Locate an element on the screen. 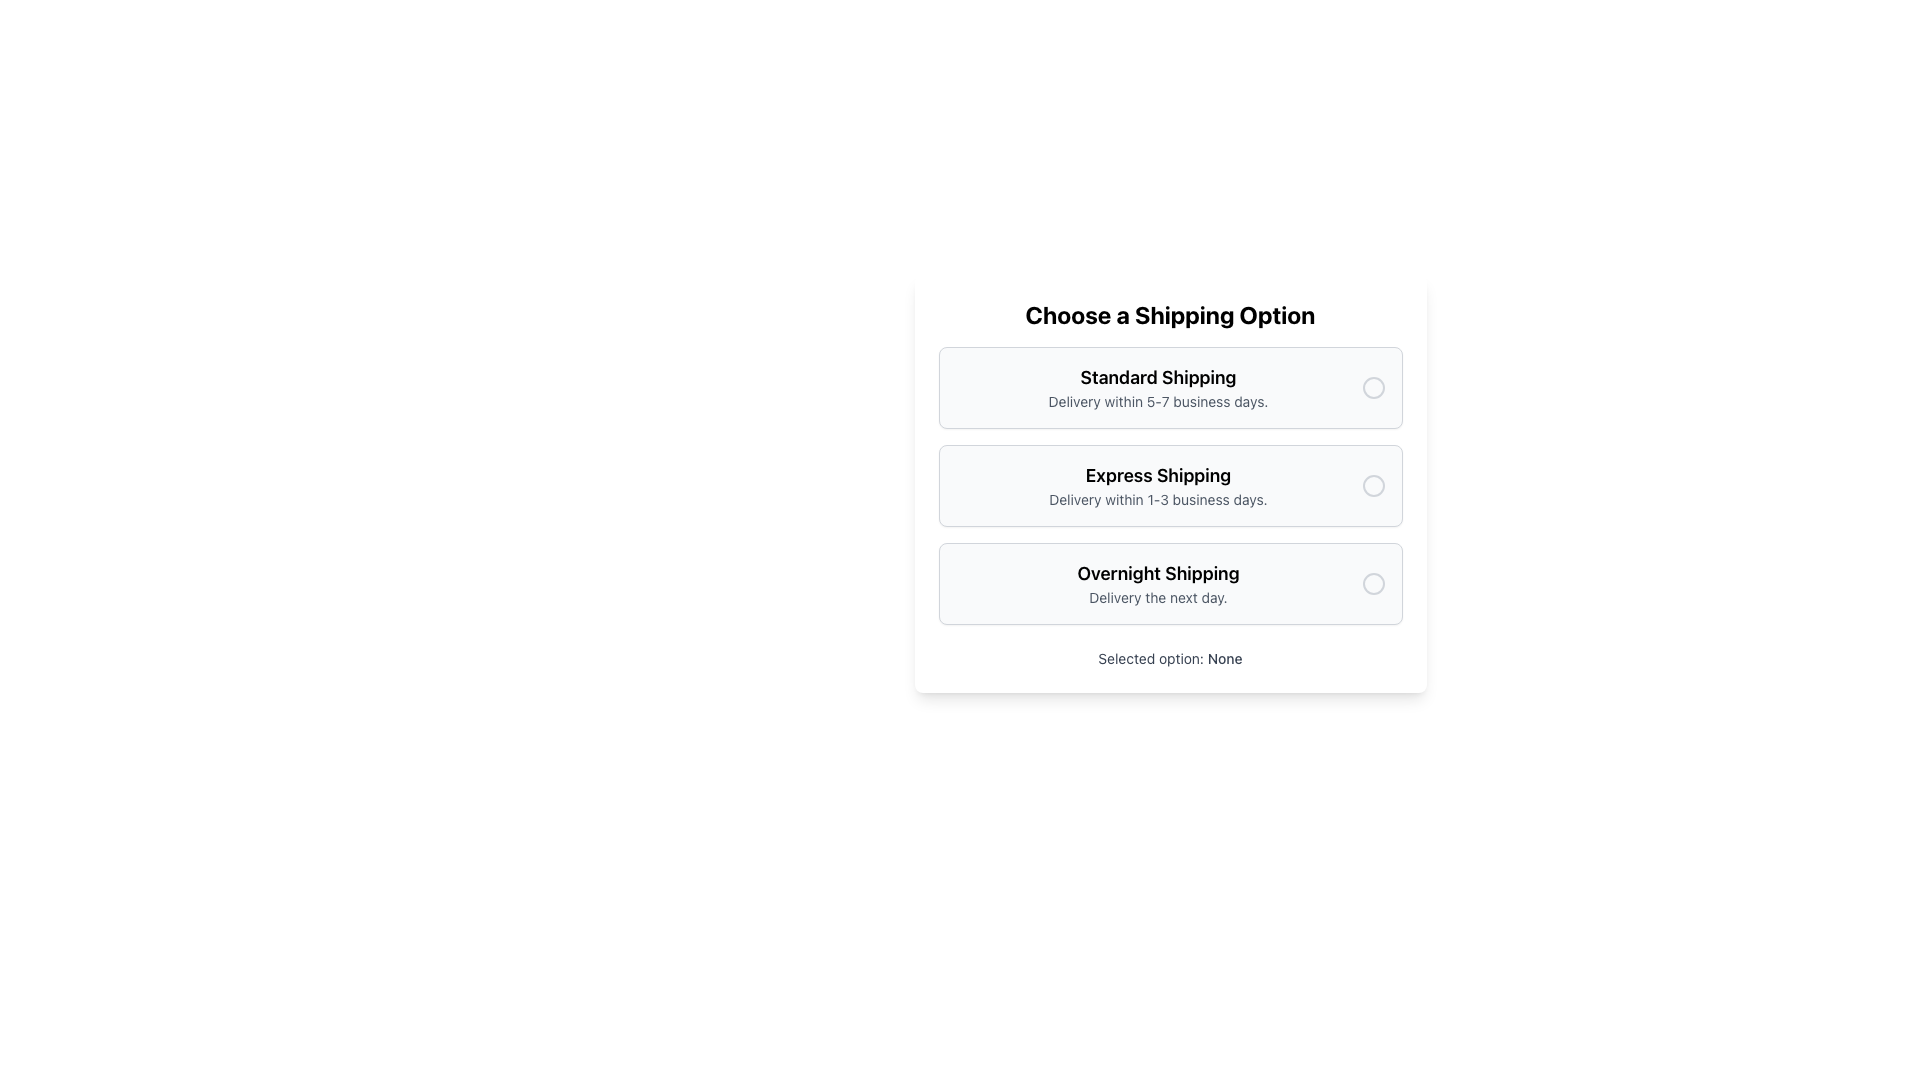 The width and height of the screenshot is (1920, 1080). the radio button for 'Express Shipping', which is a circular icon with a gray border located at the far right of the selection option is located at coordinates (1372, 486).